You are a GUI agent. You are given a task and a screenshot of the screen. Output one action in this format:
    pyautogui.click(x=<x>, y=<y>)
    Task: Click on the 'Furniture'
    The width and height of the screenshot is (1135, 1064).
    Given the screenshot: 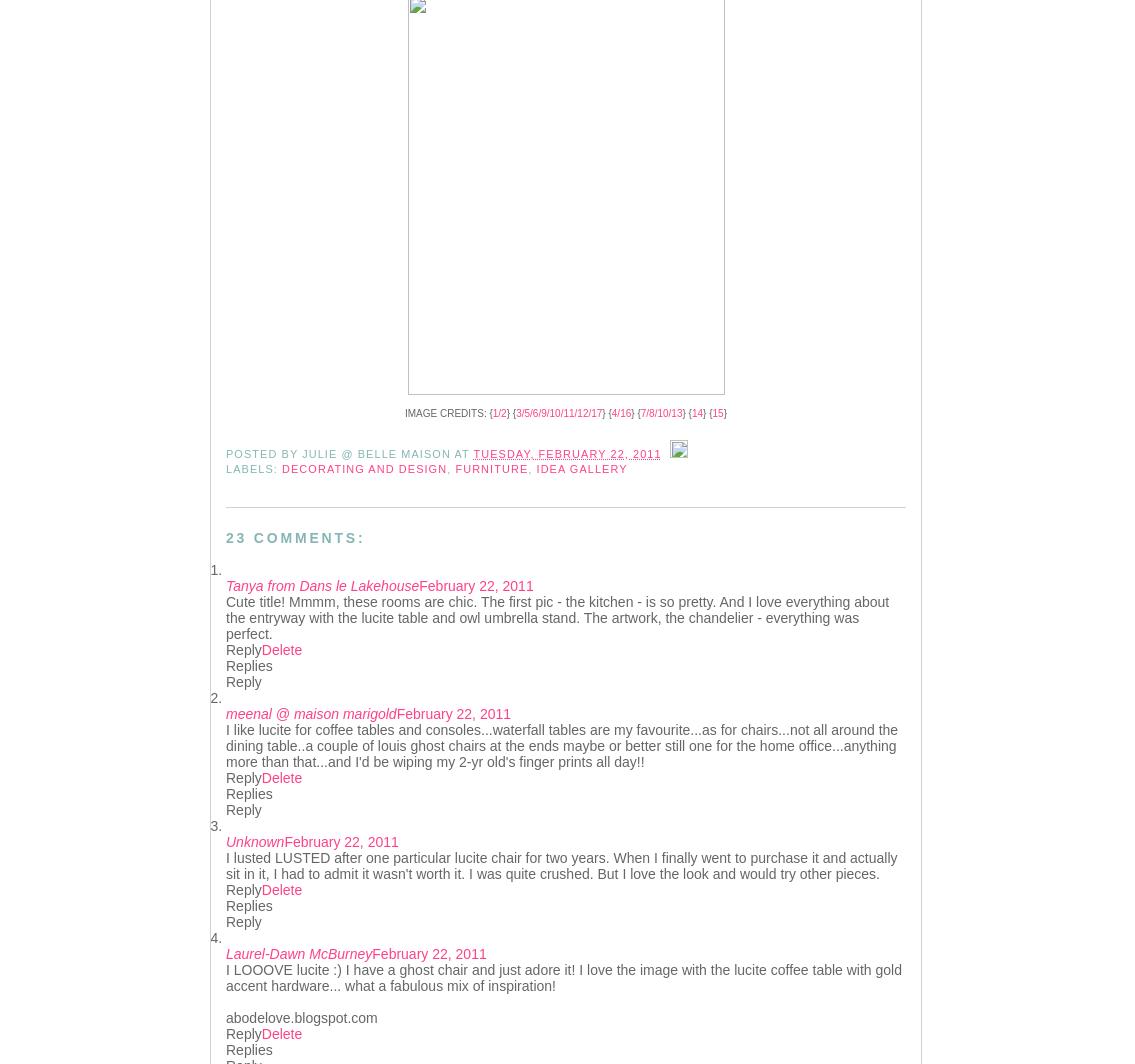 What is the action you would take?
    pyautogui.click(x=490, y=469)
    